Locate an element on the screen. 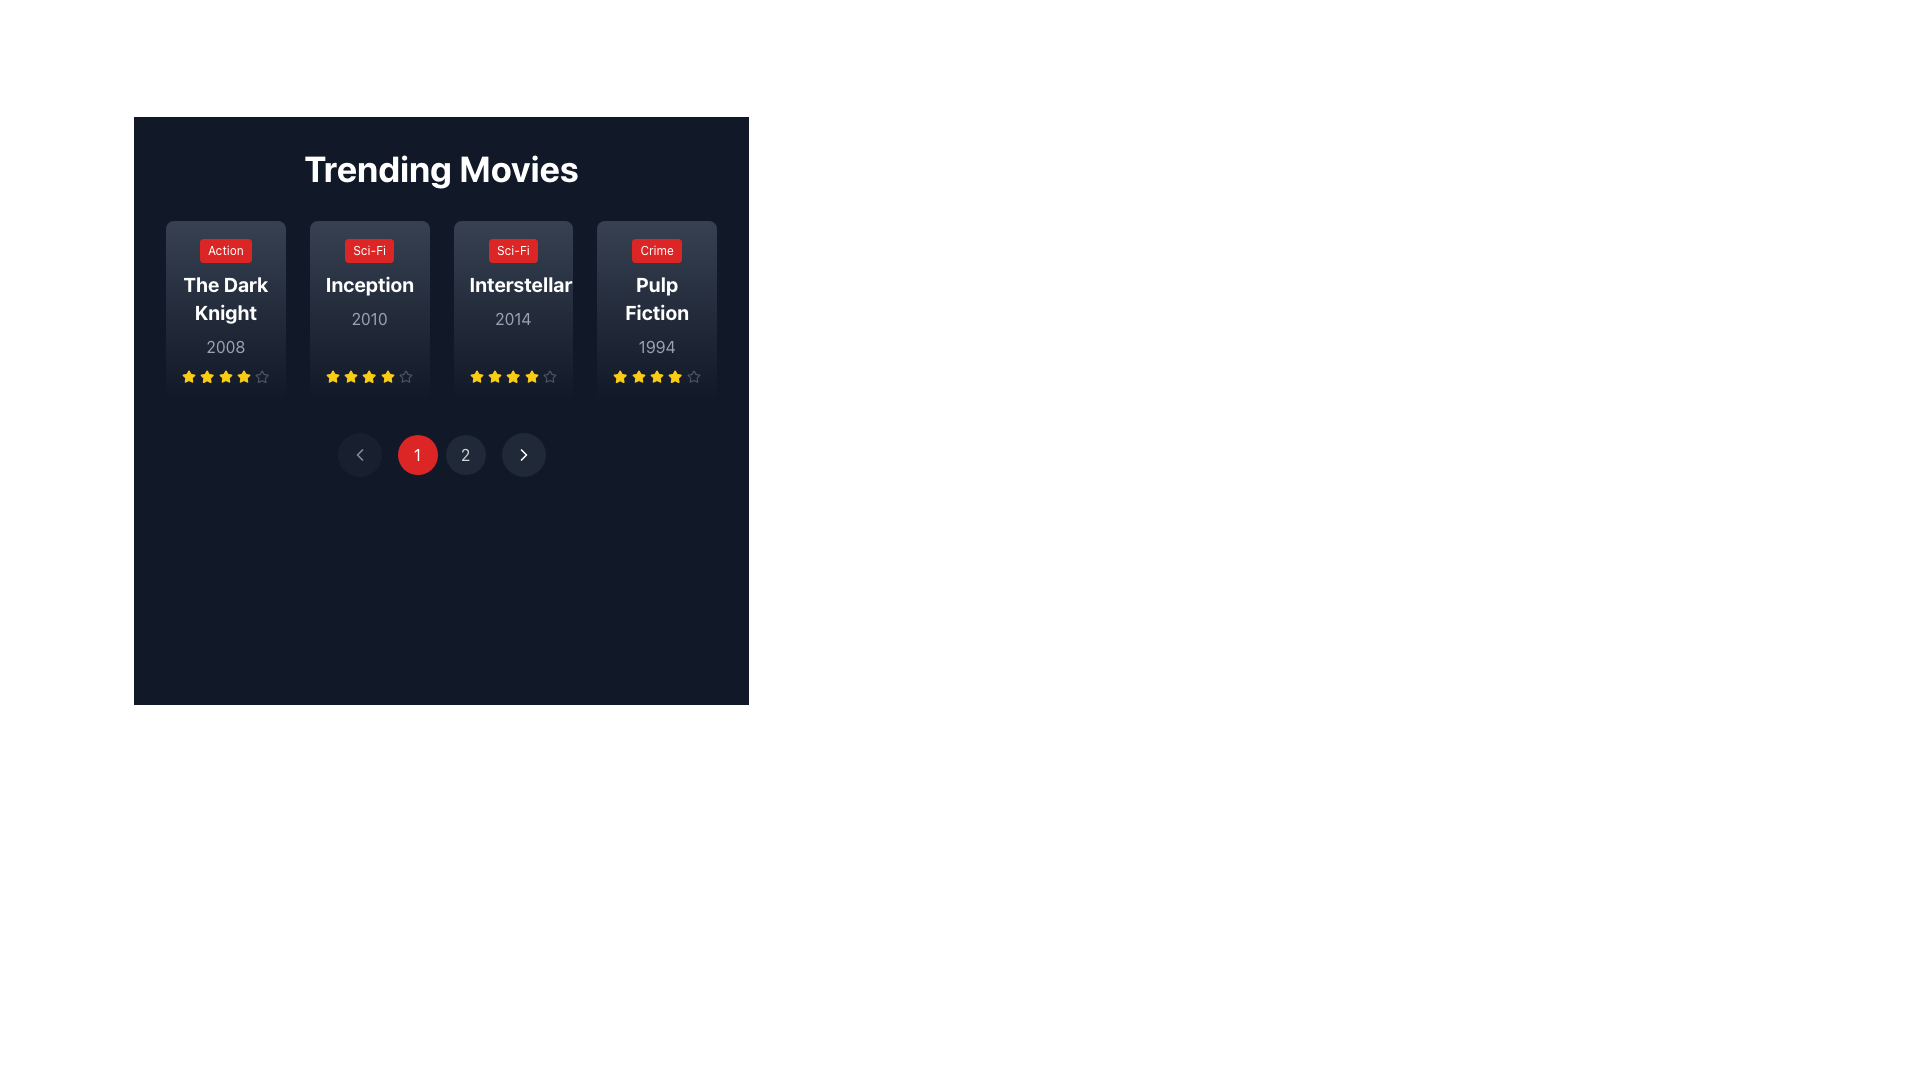 The height and width of the screenshot is (1080, 1920). the fourth movie card in the 'Trending Movies' section, which displays details about the movie such as genre, title, release year, and user rating is located at coordinates (657, 310).